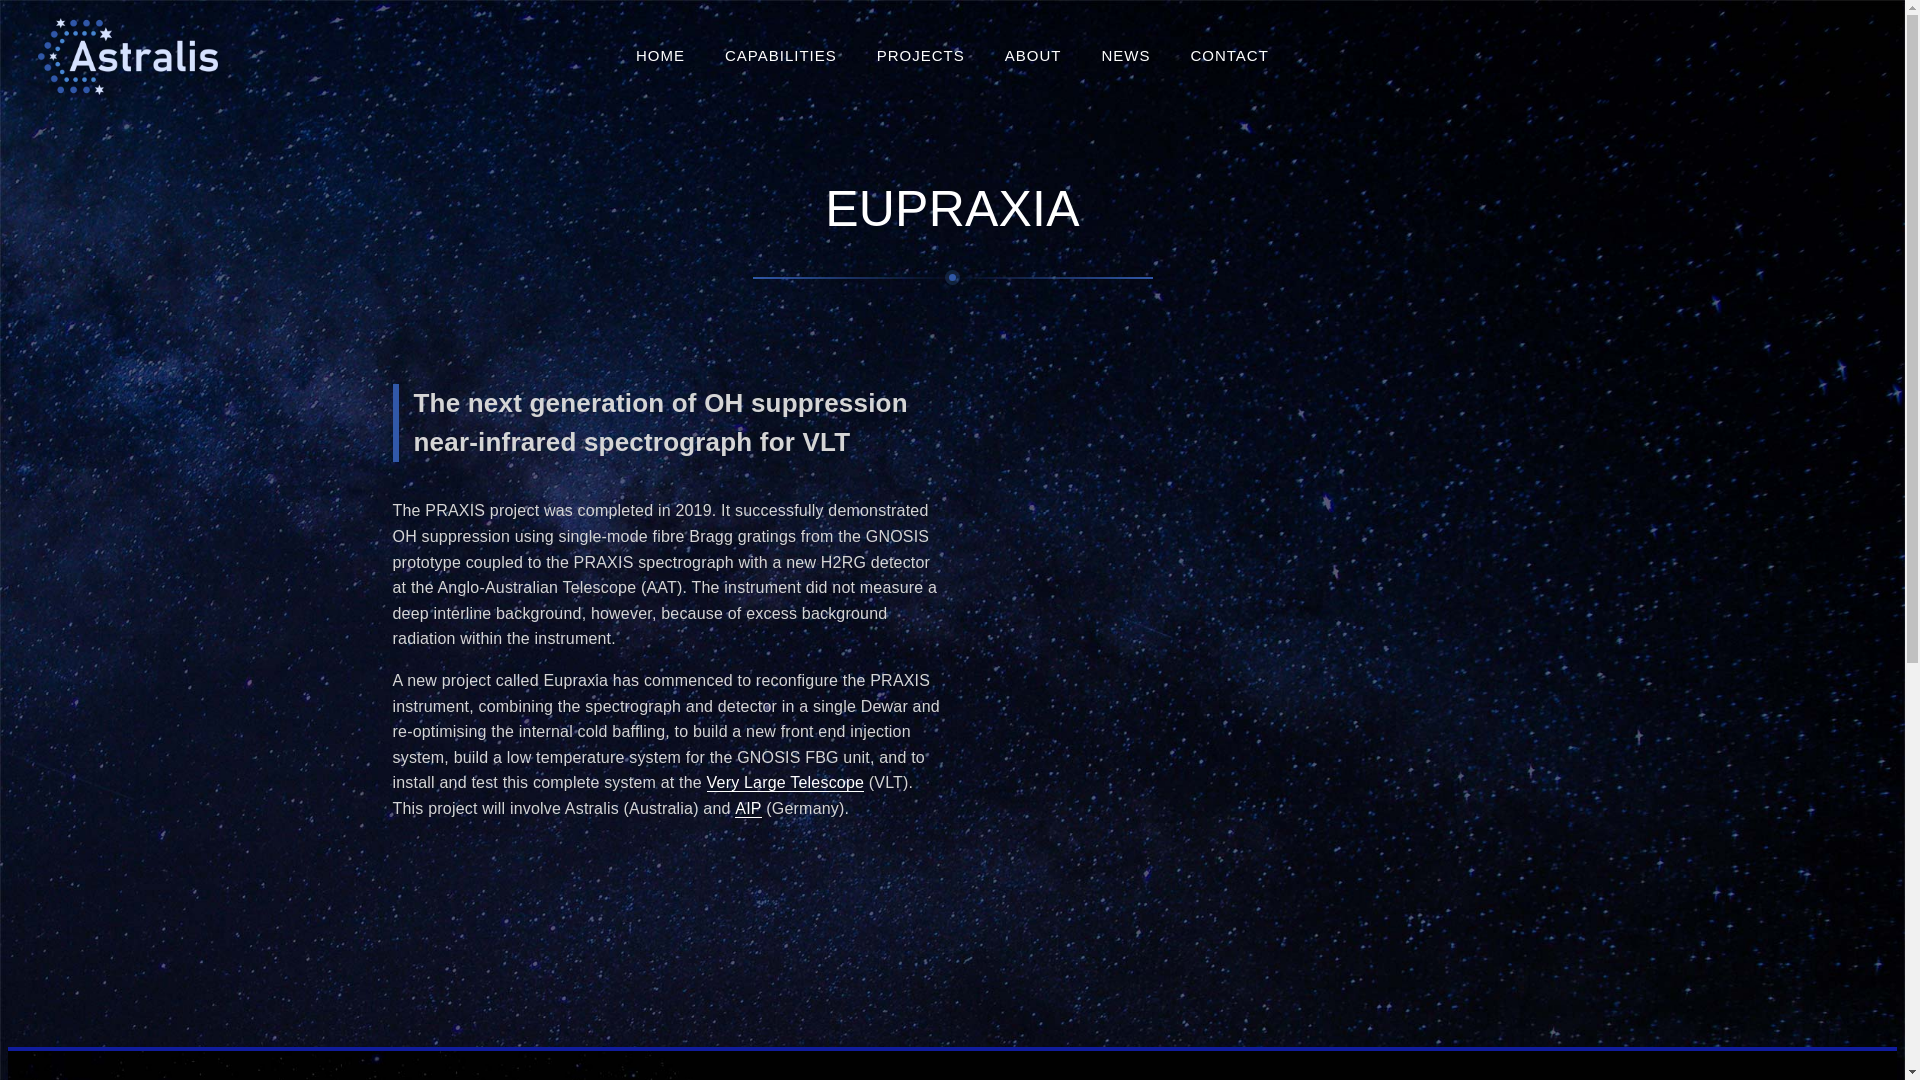 This screenshot has width=1920, height=1080. I want to click on 'NEWS', so click(1125, 55).